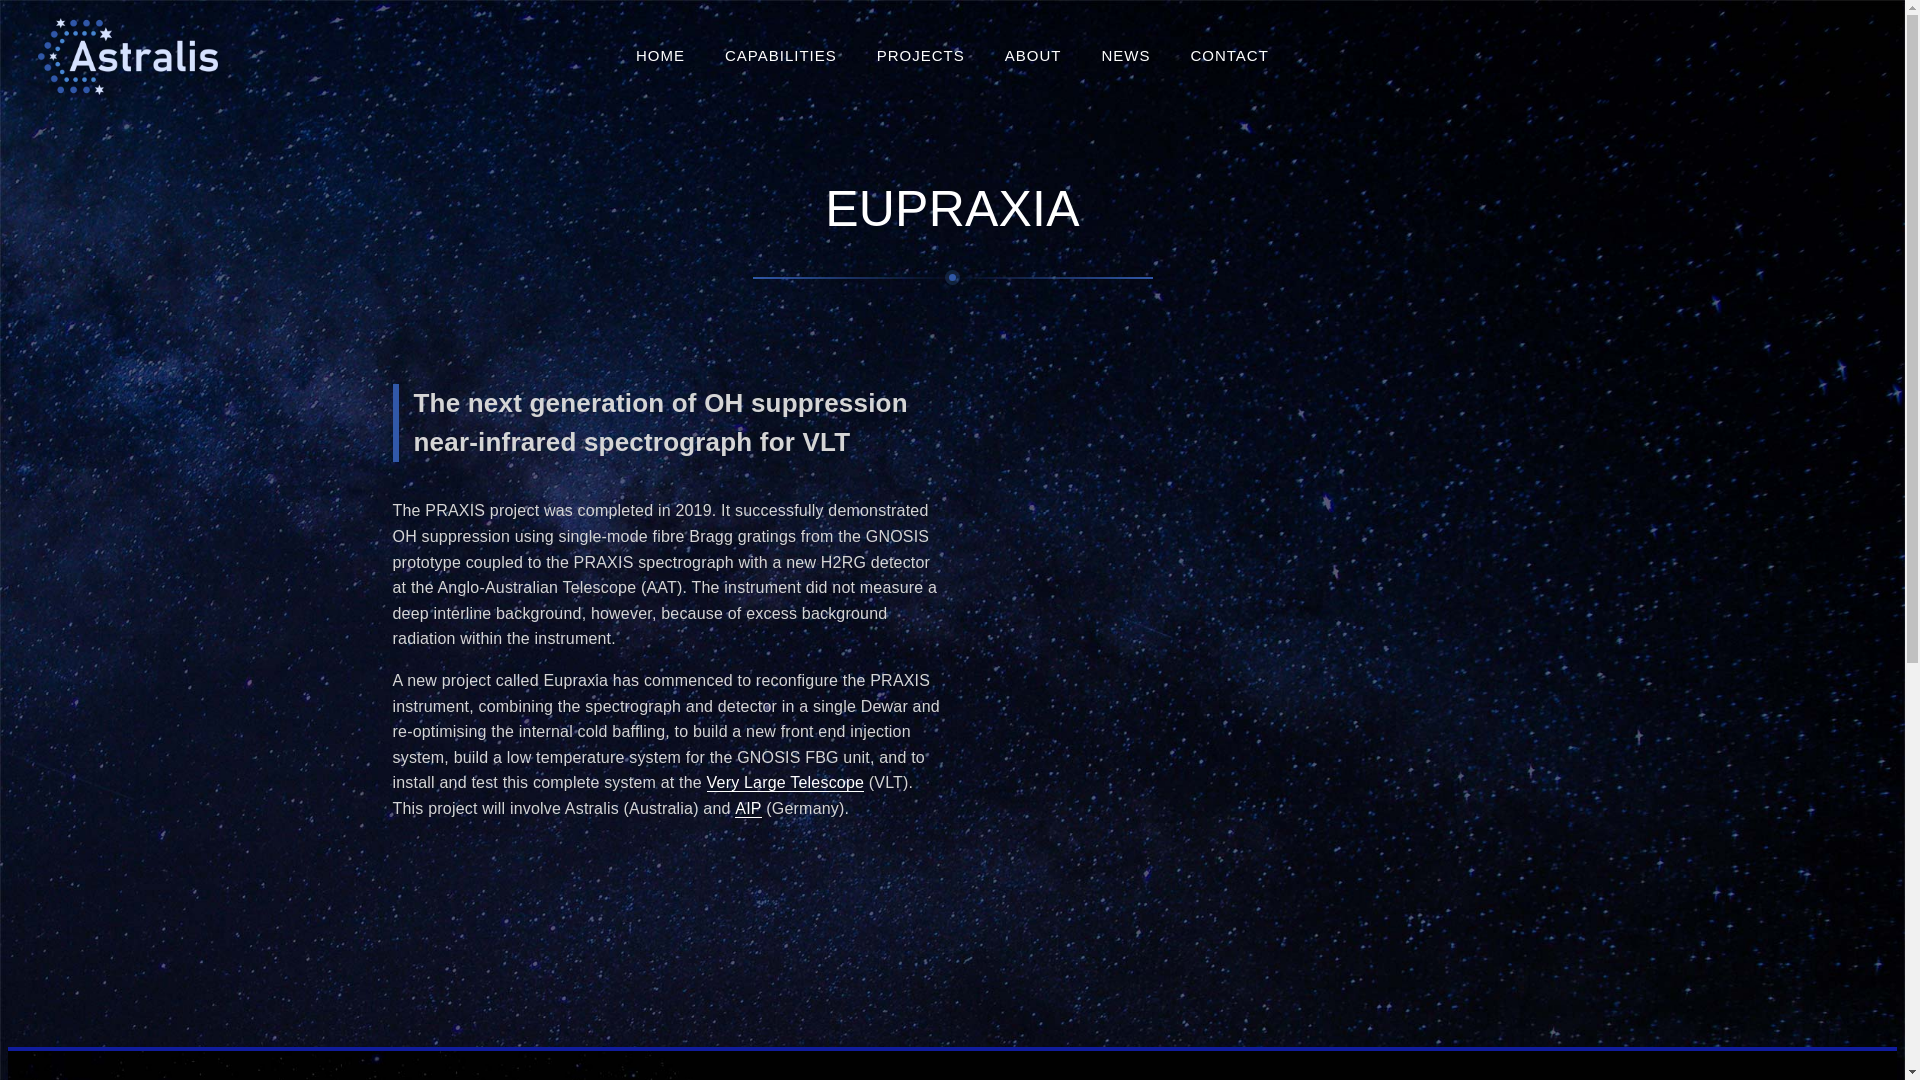 This screenshot has width=1920, height=1080. I want to click on 'NEWS', so click(1125, 55).